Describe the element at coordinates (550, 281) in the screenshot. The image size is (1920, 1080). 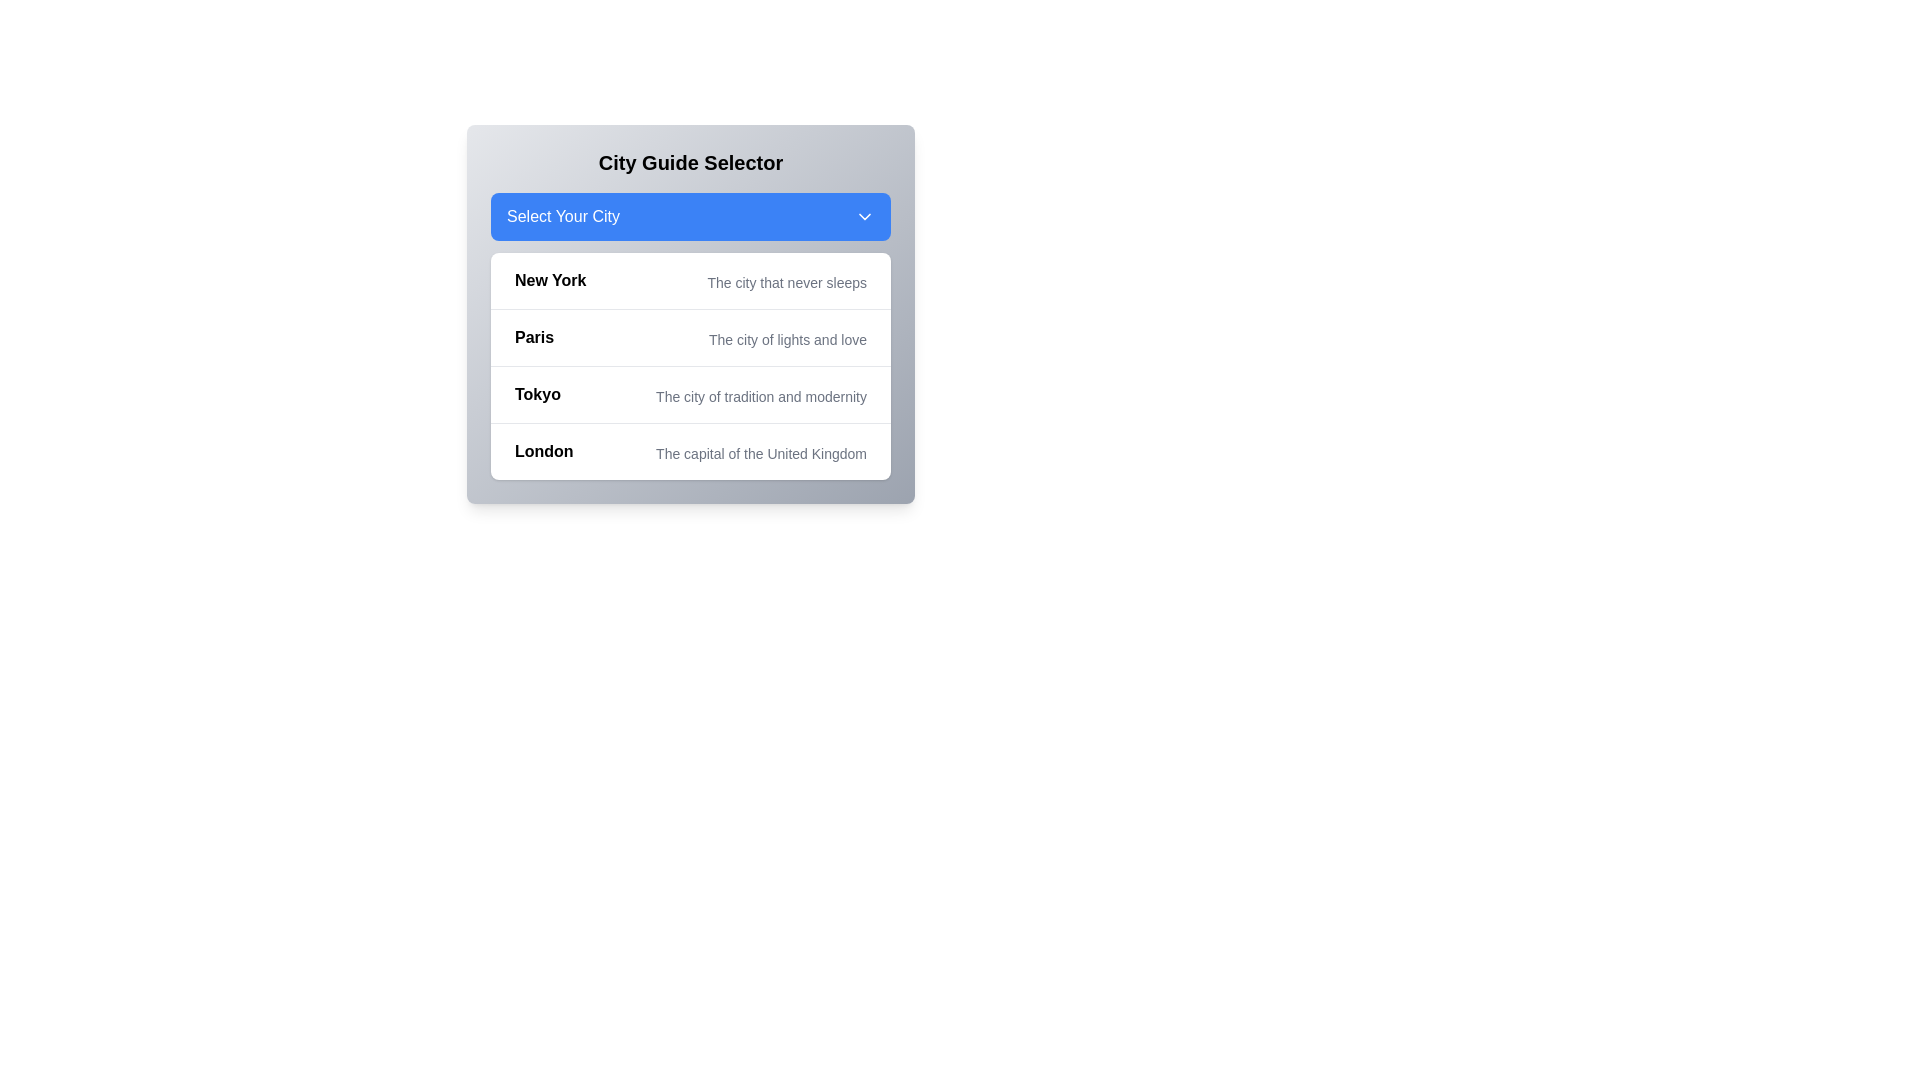
I see `the text label 'New York', which is the first option in the city selection list and serves as a title for the description of the city` at that location.